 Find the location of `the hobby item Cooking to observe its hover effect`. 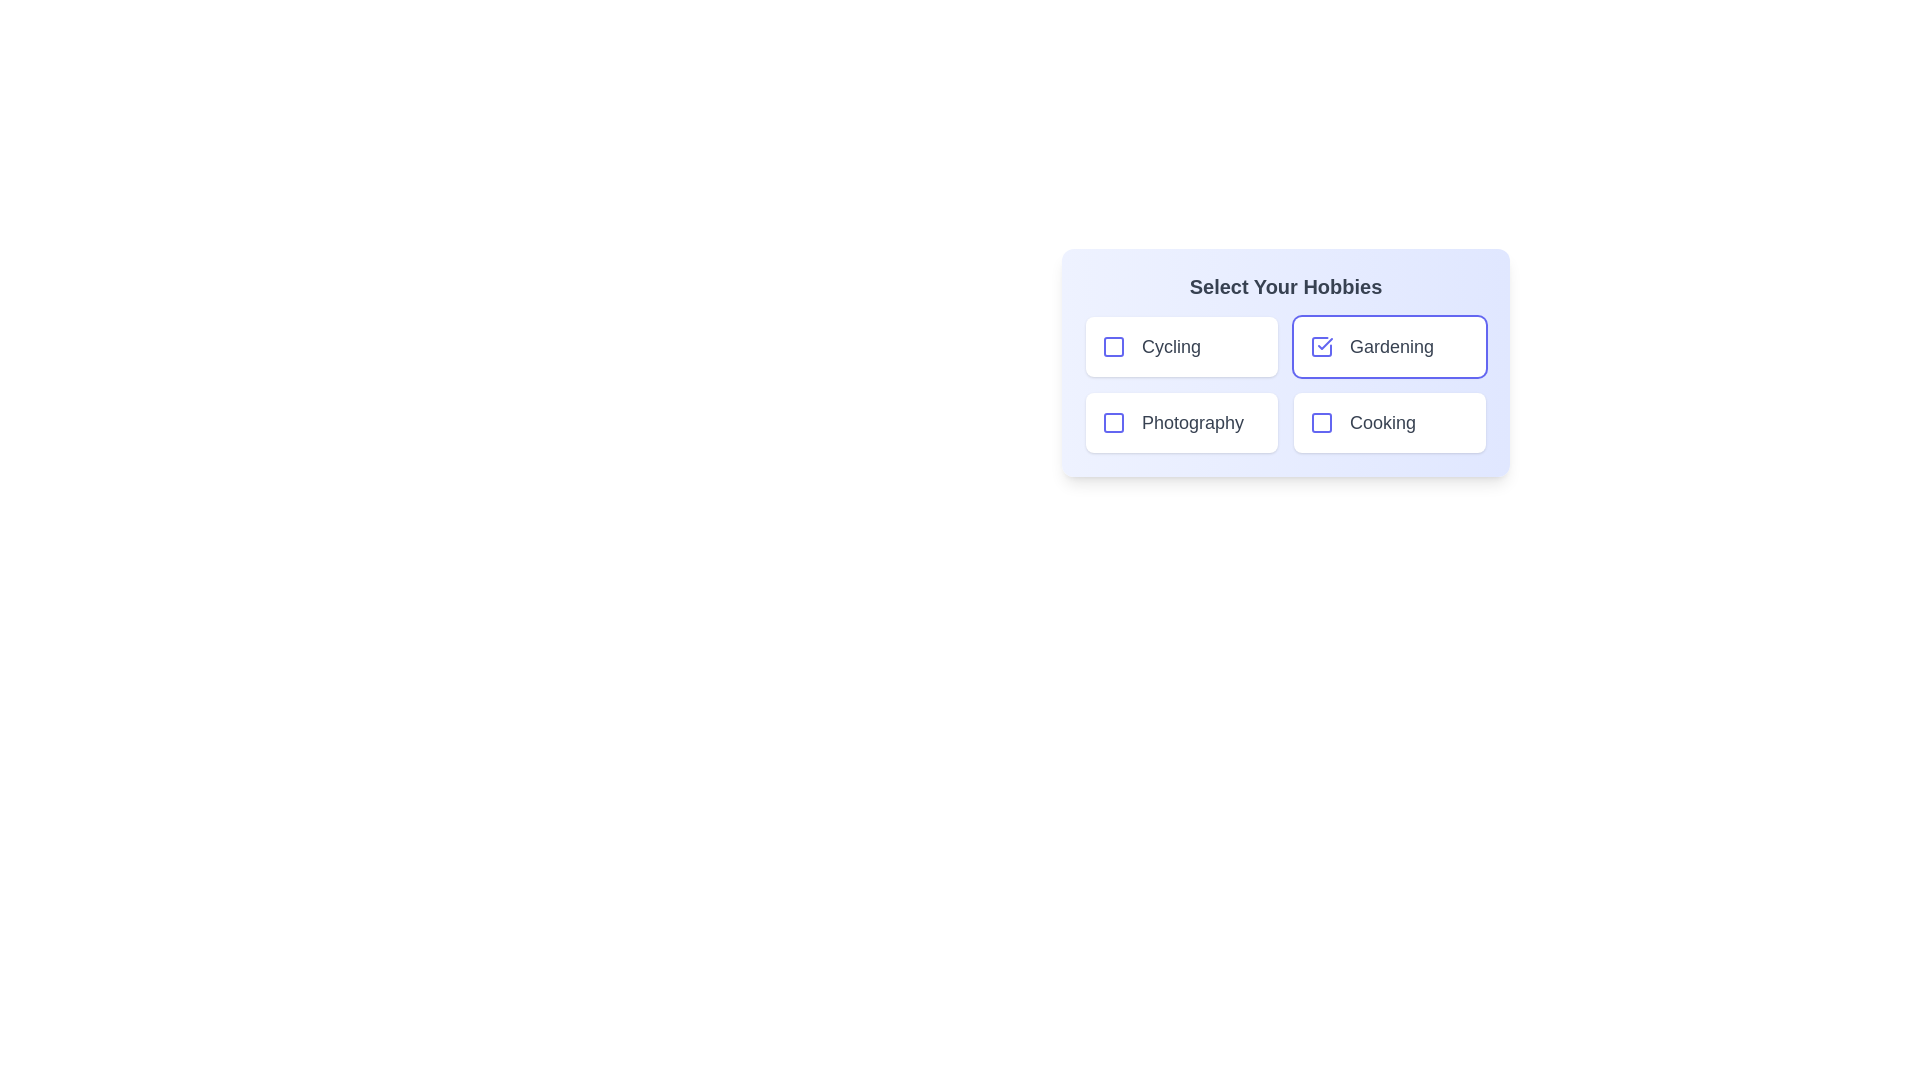

the hobby item Cooking to observe its hover effect is located at coordinates (1389, 422).